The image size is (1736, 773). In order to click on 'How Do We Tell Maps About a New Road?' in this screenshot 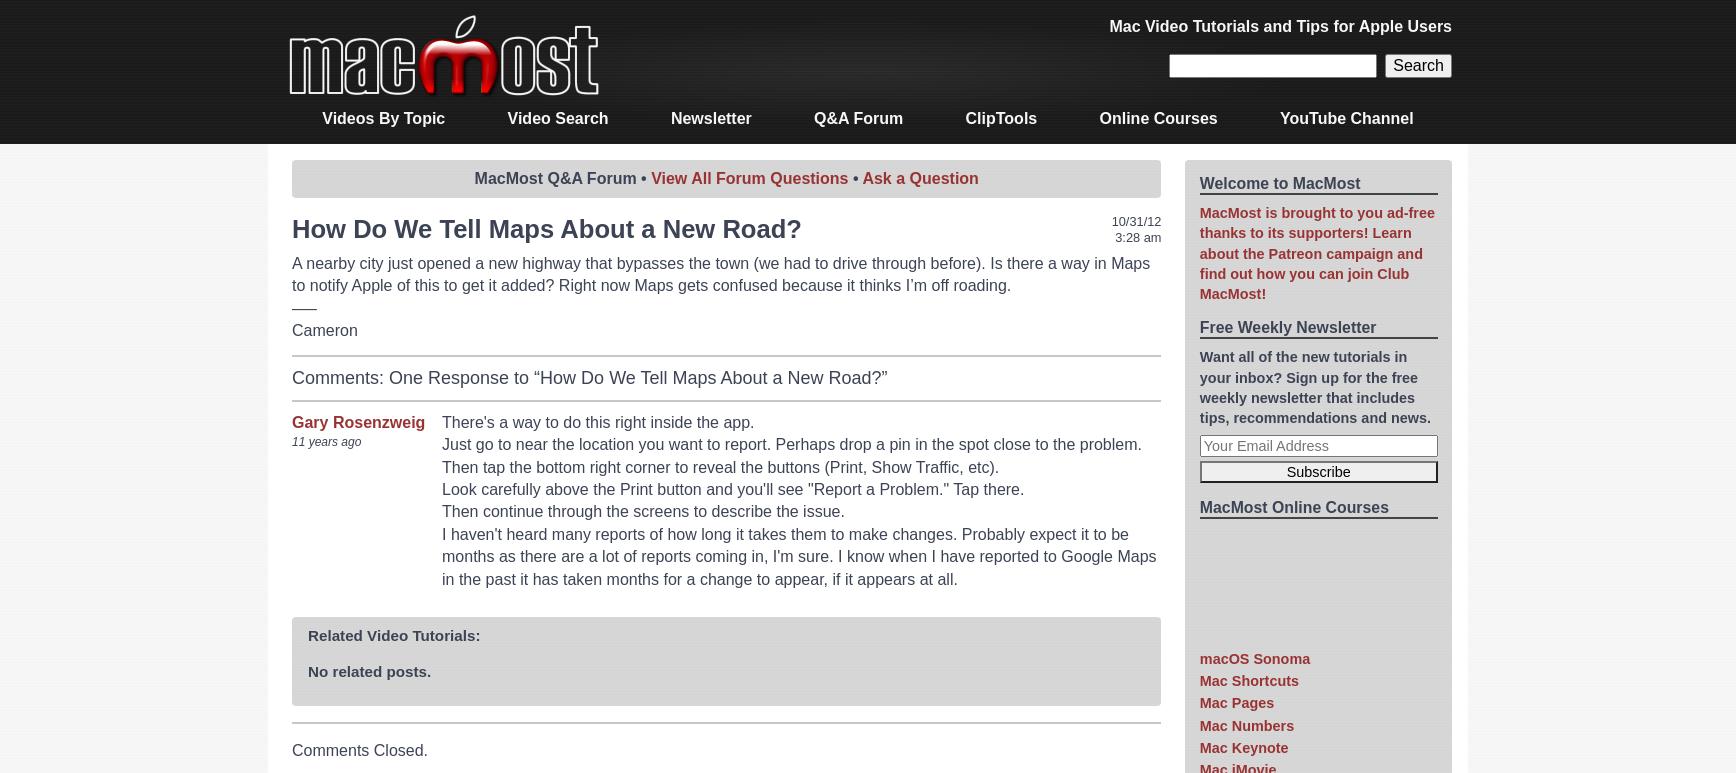, I will do `click(547, 228)`.